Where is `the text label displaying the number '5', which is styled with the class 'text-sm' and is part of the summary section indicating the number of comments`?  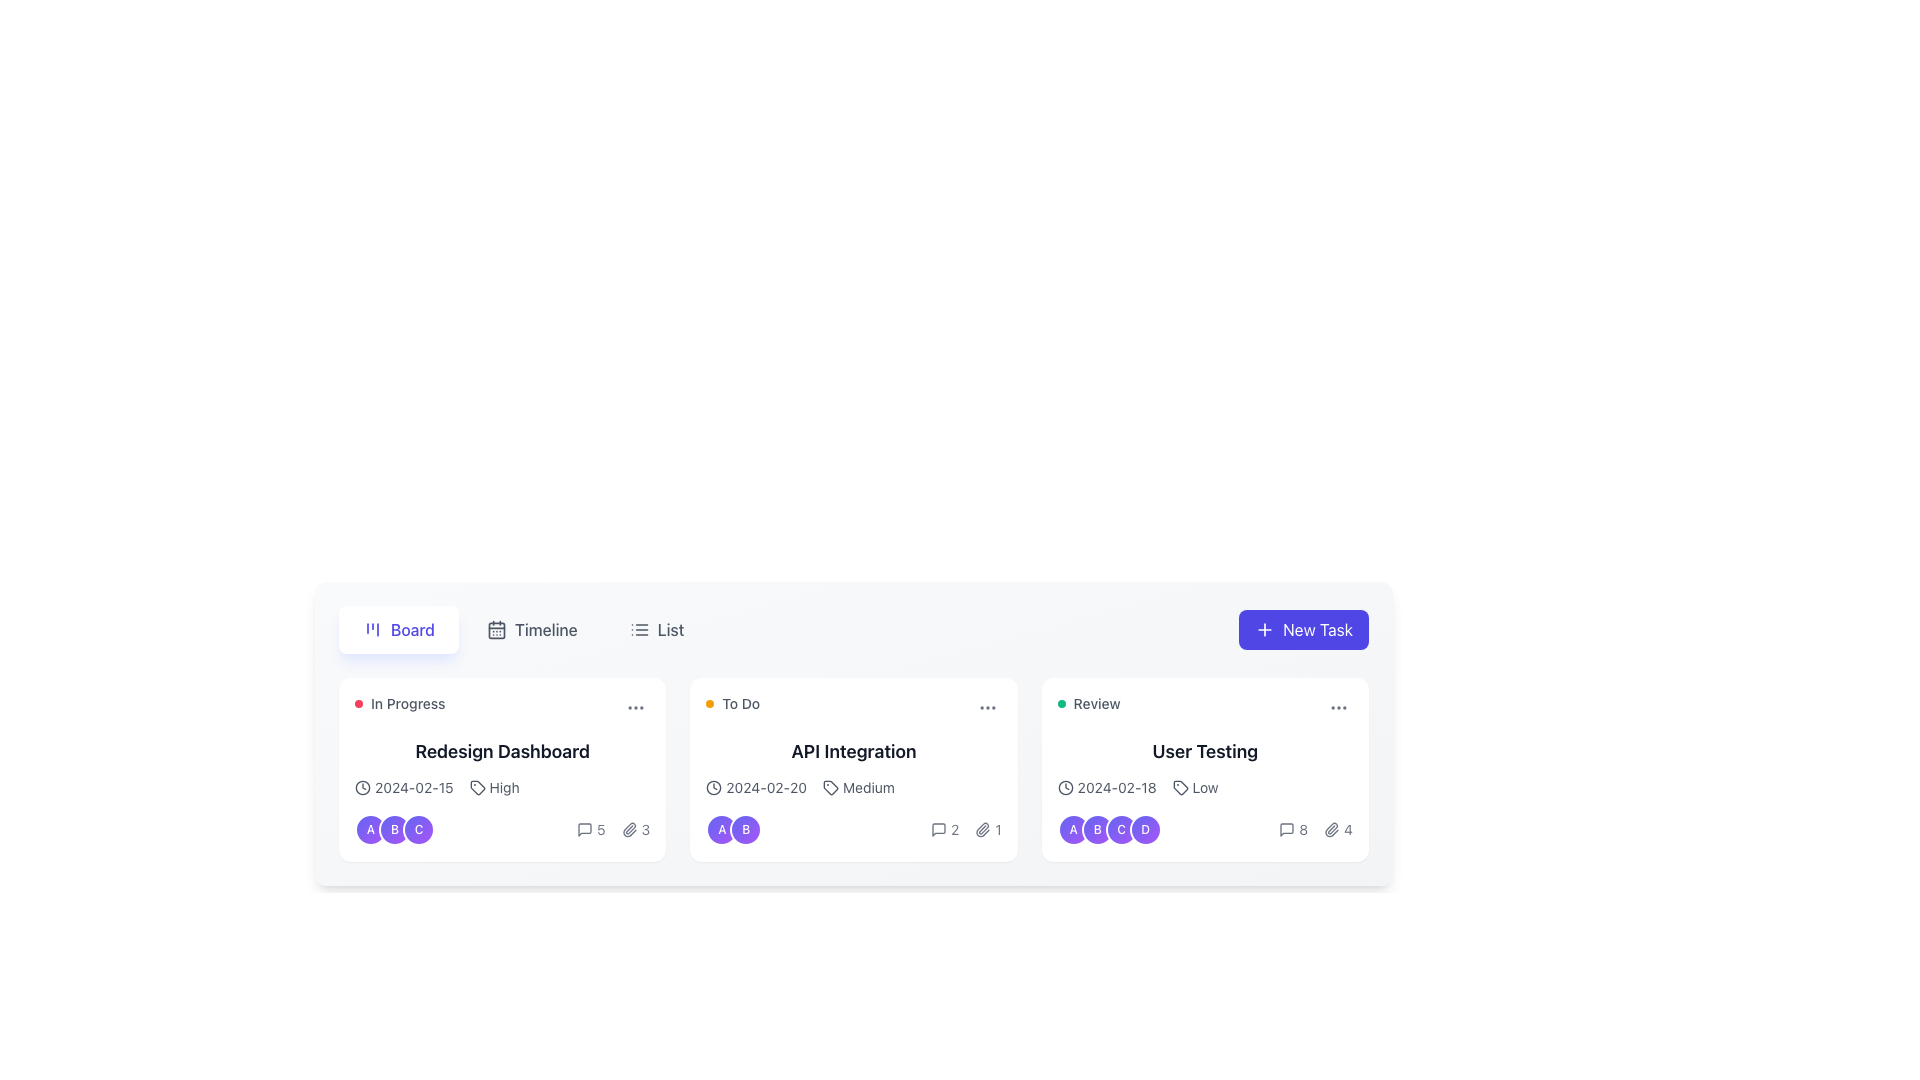
the text label displaying the number '5', which is styled with the class 'text-sm' and is part of the summary section indicating the number of comments is located at coordinates (600, 829).